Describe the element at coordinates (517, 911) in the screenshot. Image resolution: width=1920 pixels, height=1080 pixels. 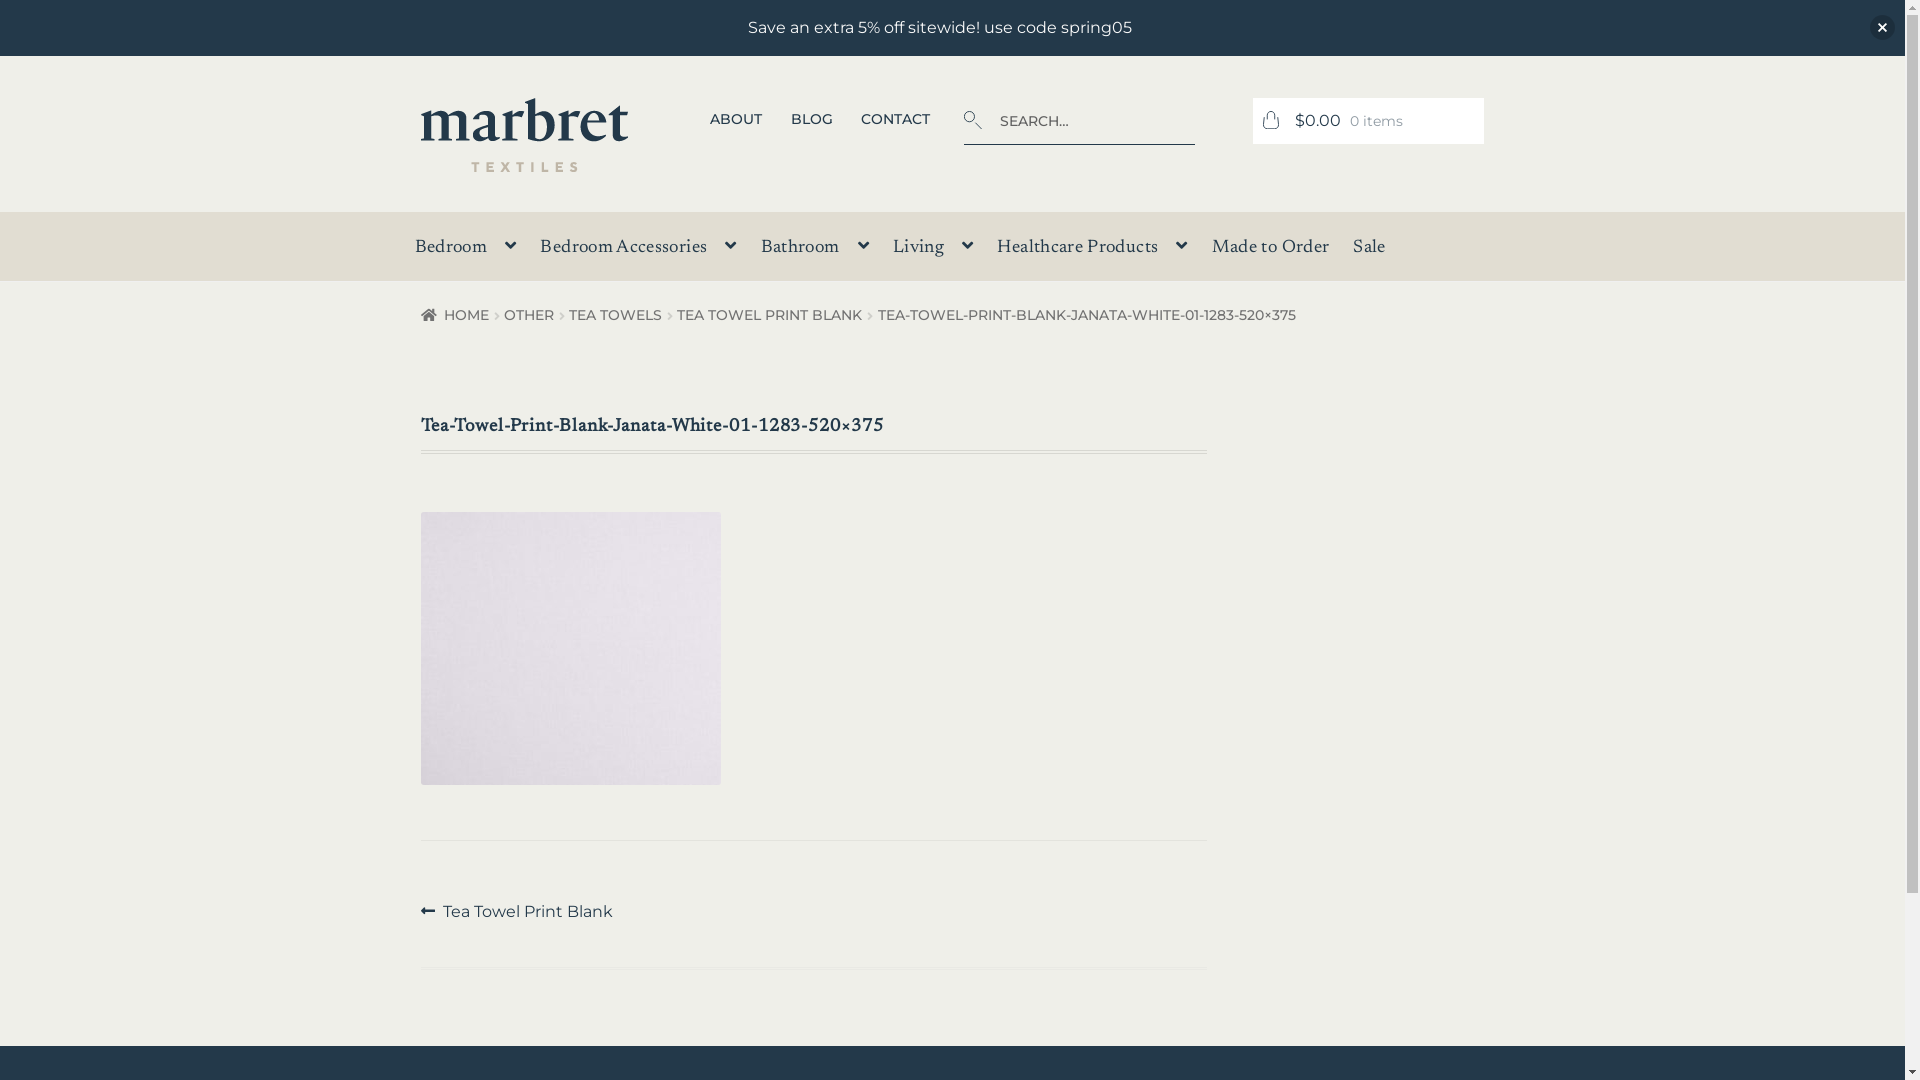
I see `'Previous post:` at that location.